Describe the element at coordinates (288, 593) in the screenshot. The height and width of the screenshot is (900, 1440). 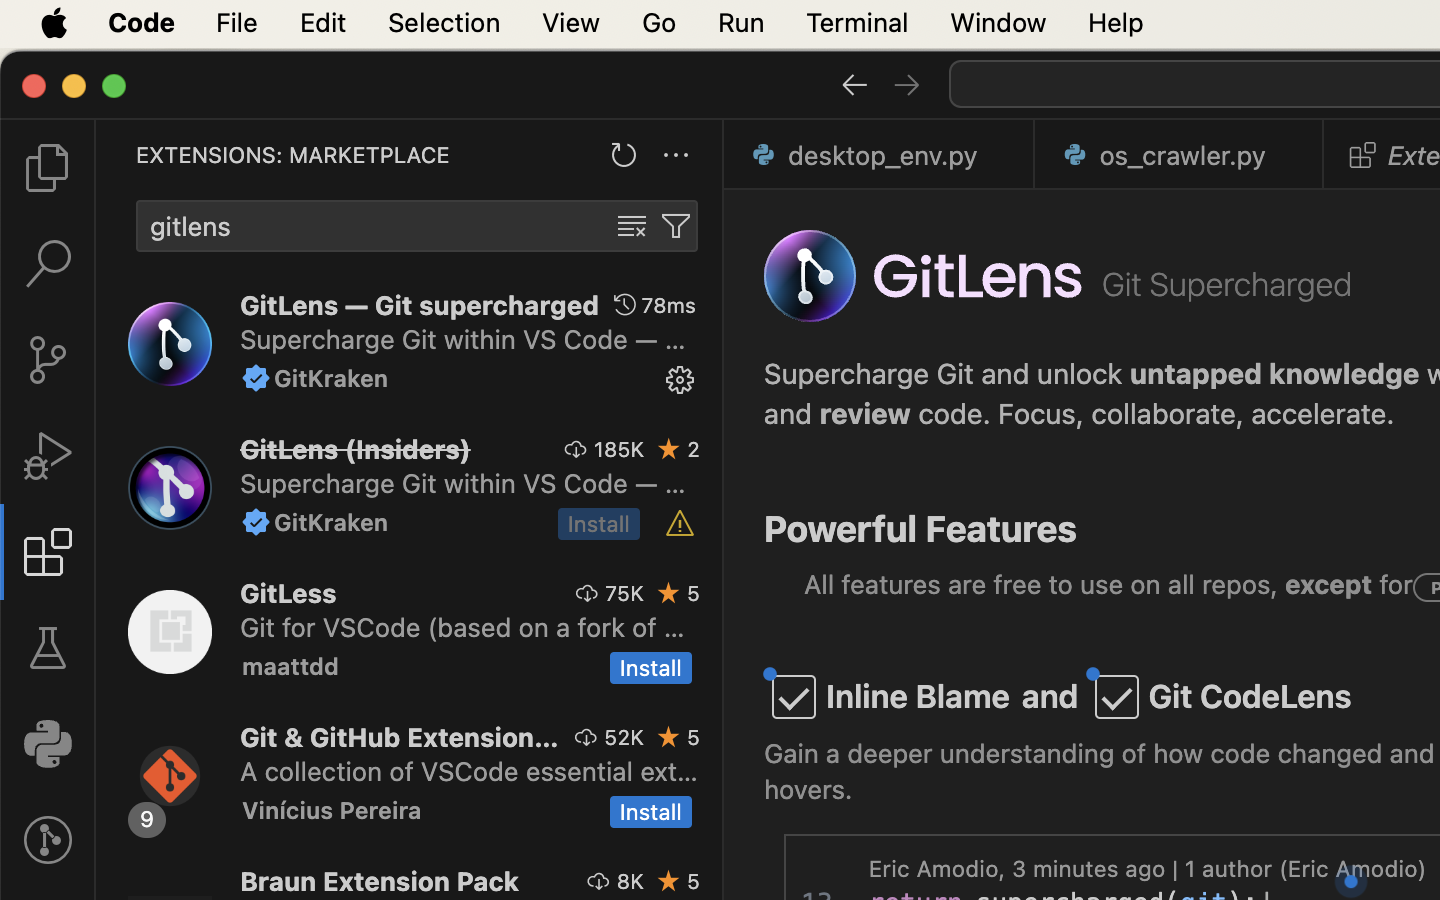
I see `'GitLess'` at that location.